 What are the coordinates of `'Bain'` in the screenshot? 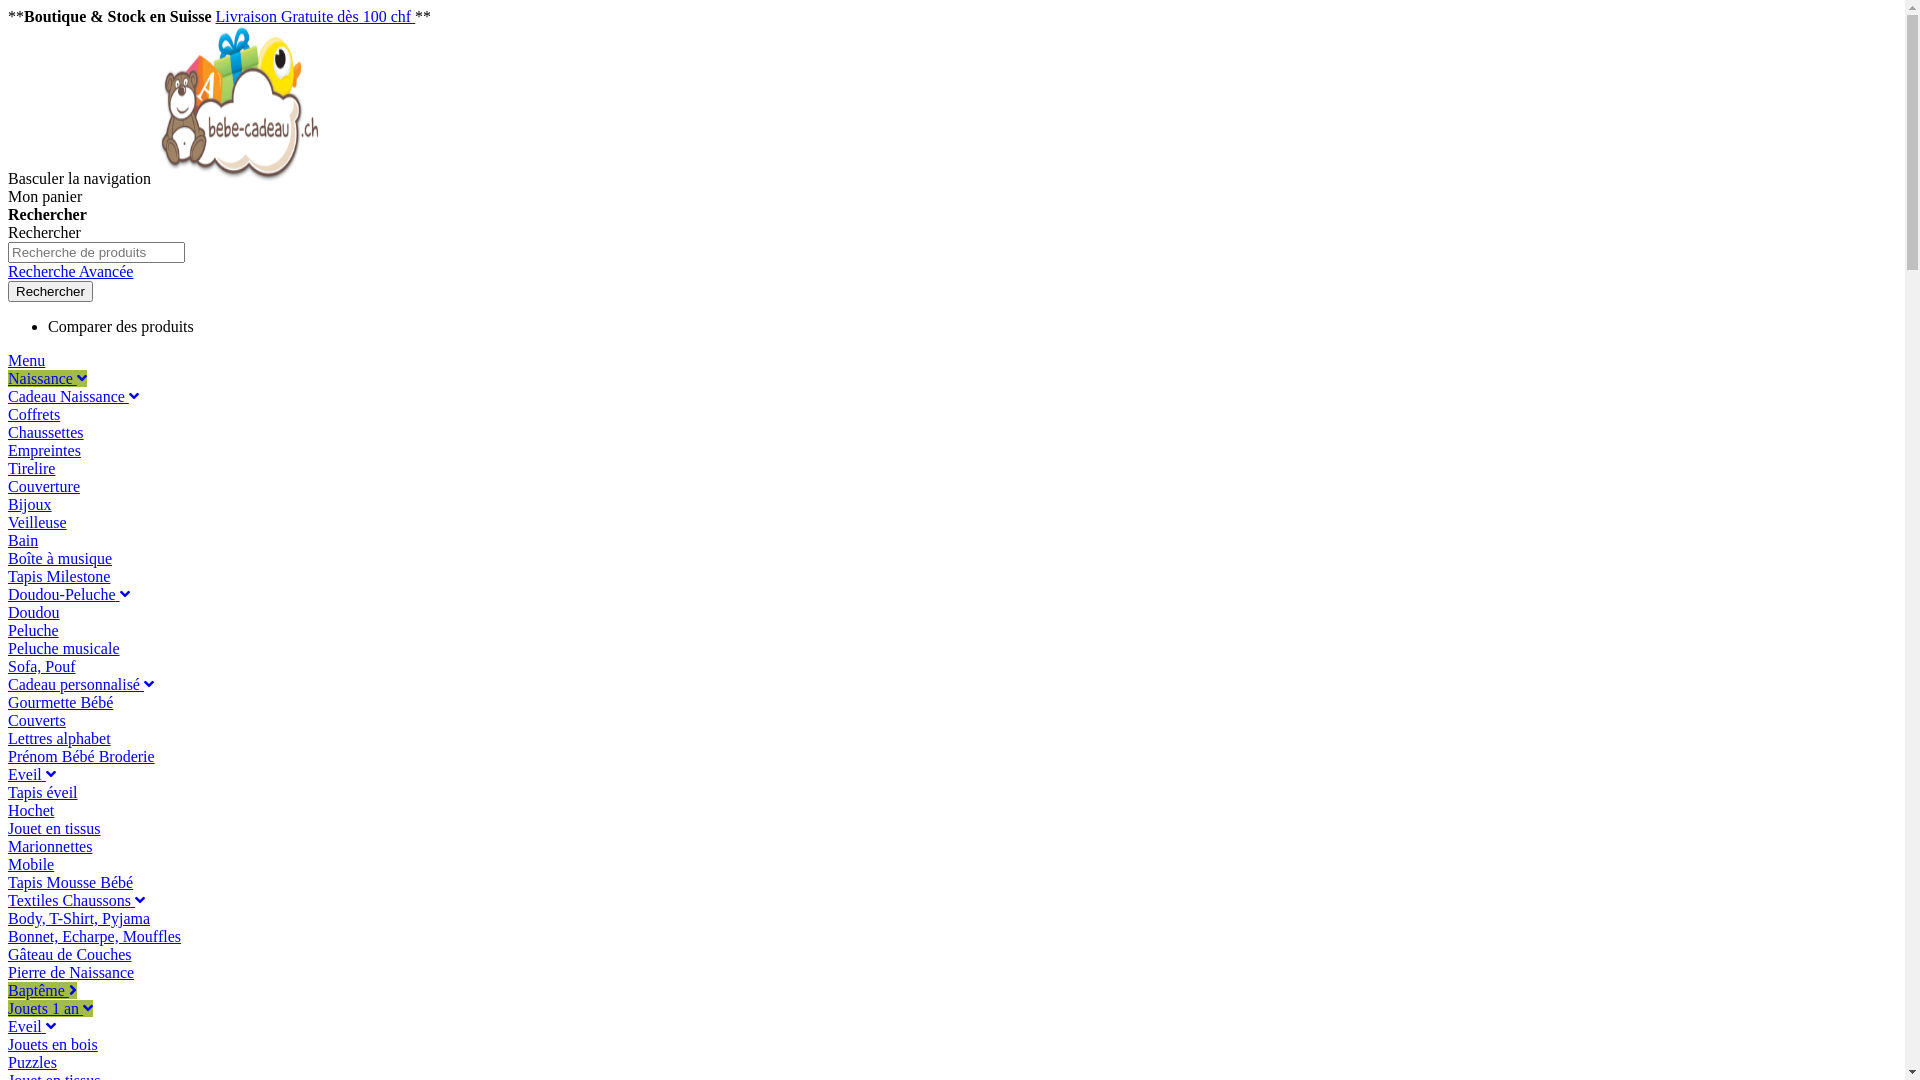 It's located at (23, 540).